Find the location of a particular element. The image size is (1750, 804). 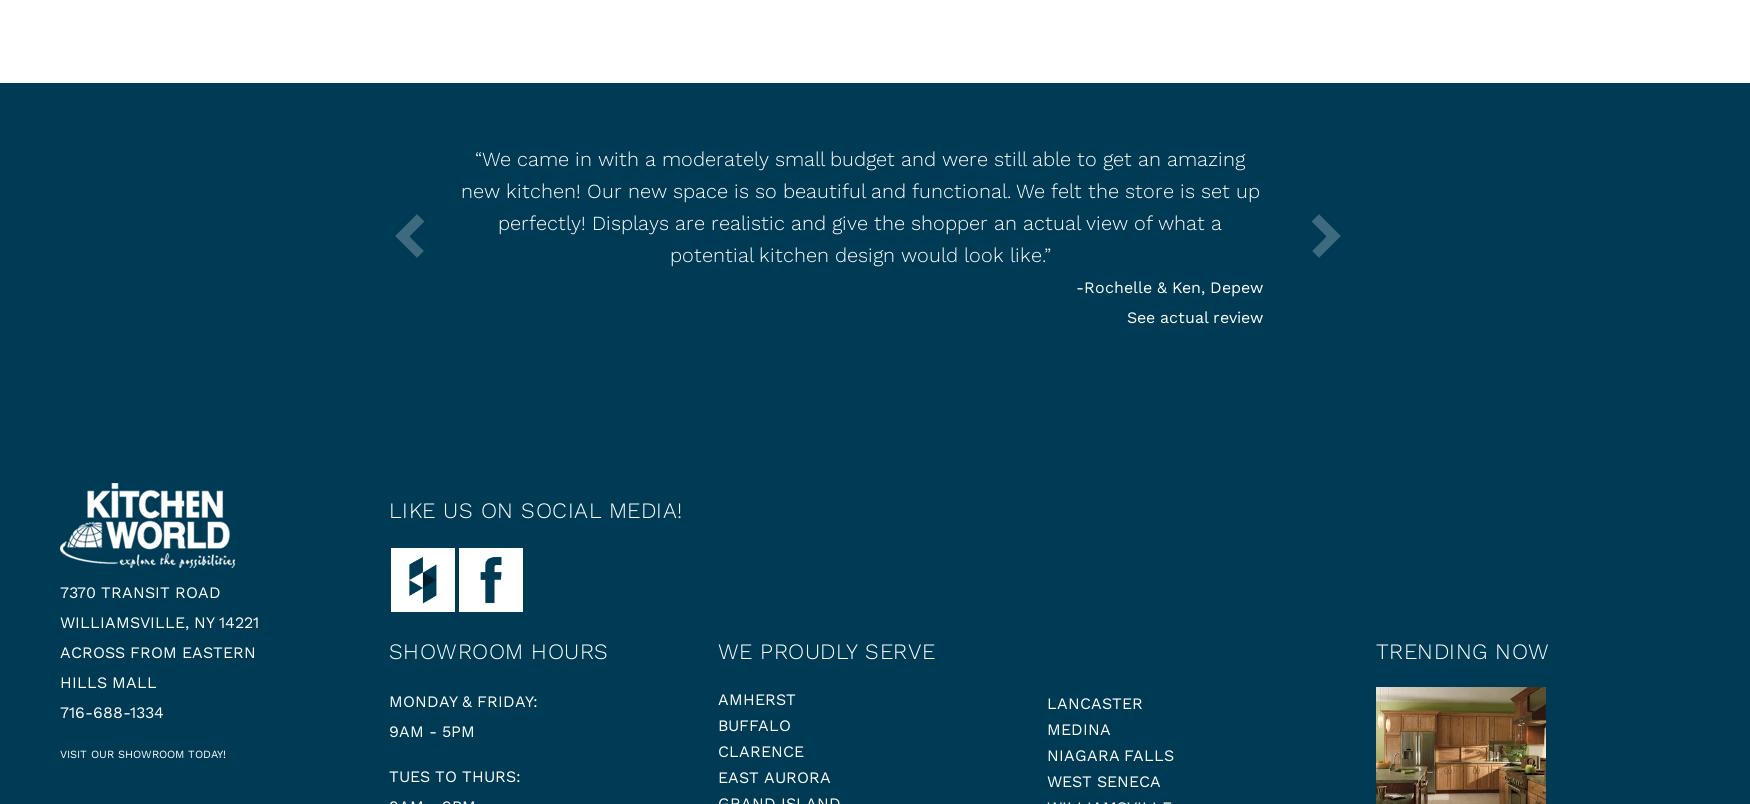

'Like us on Social Media!' is located at coordinates (533, 510).